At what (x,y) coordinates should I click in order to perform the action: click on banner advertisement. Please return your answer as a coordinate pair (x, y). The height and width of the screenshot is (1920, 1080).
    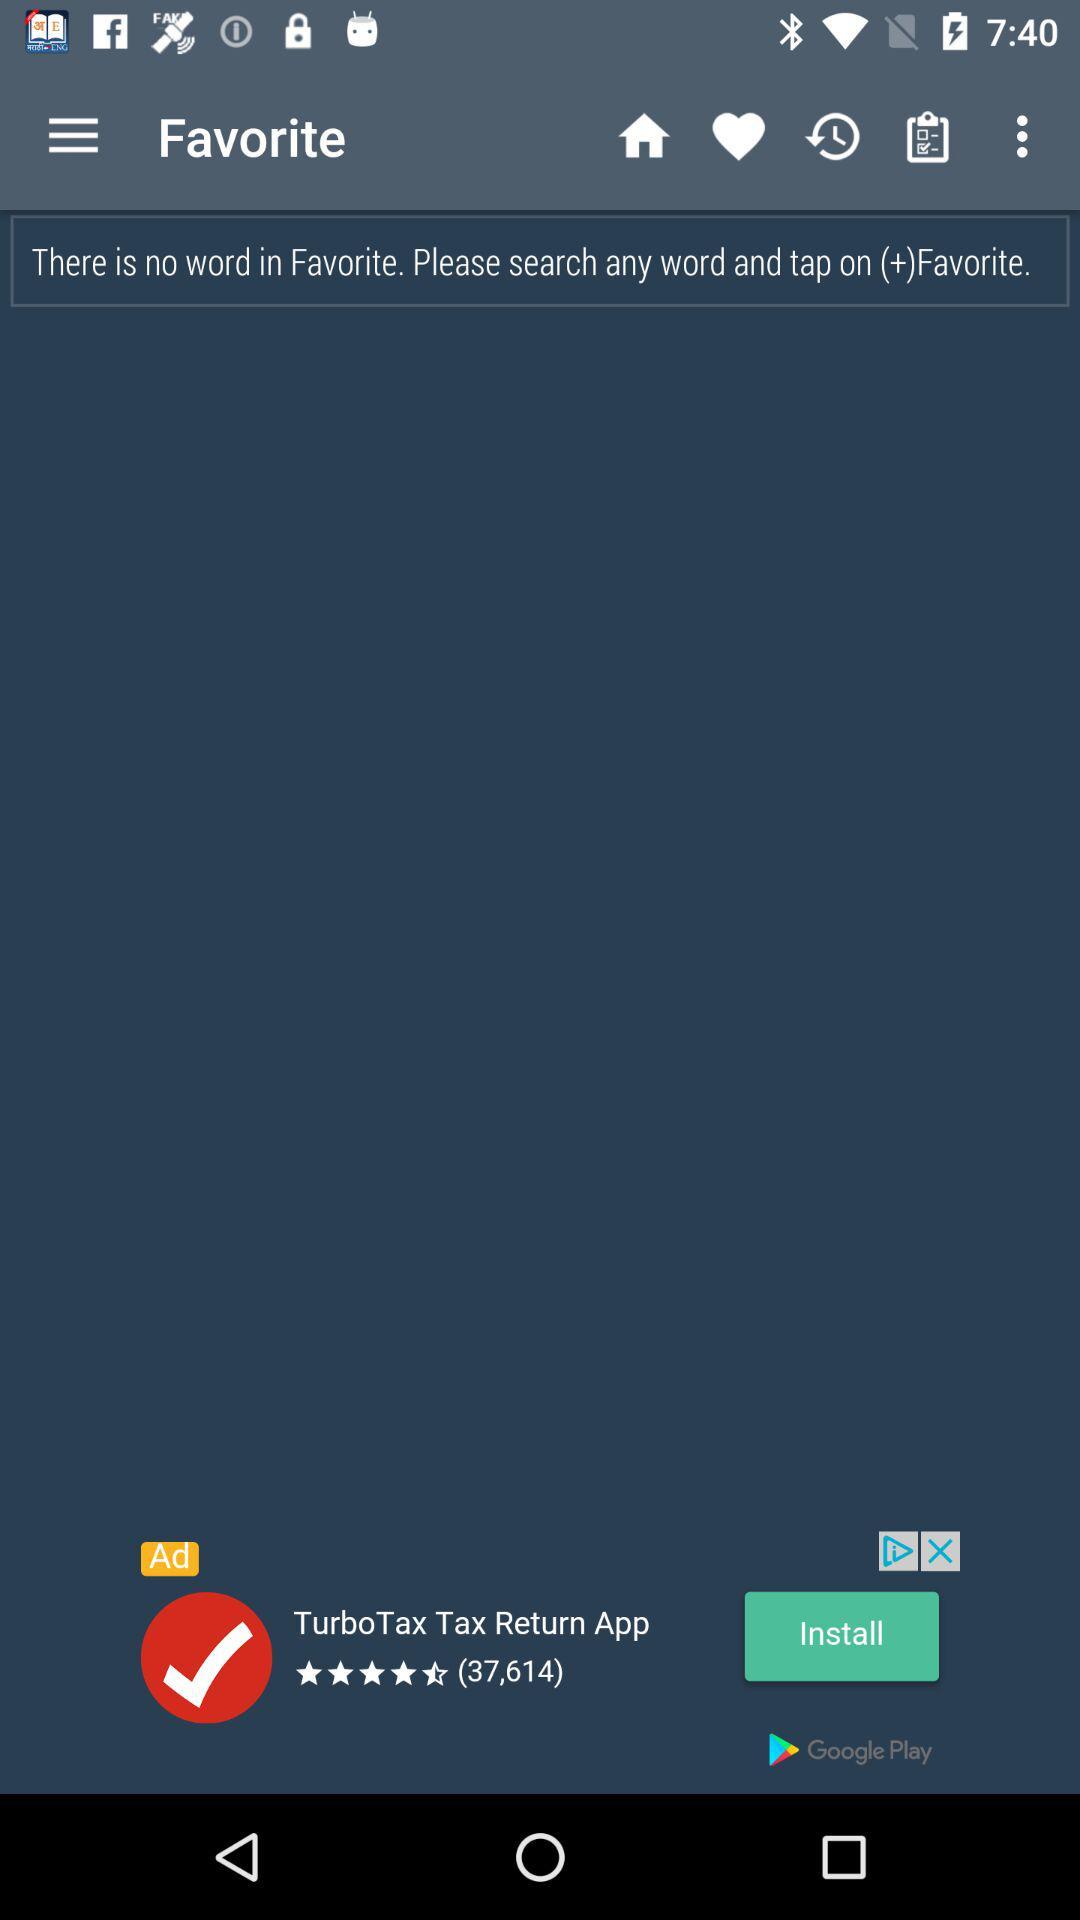
    Looking at the image, I should click on (540, 1662).